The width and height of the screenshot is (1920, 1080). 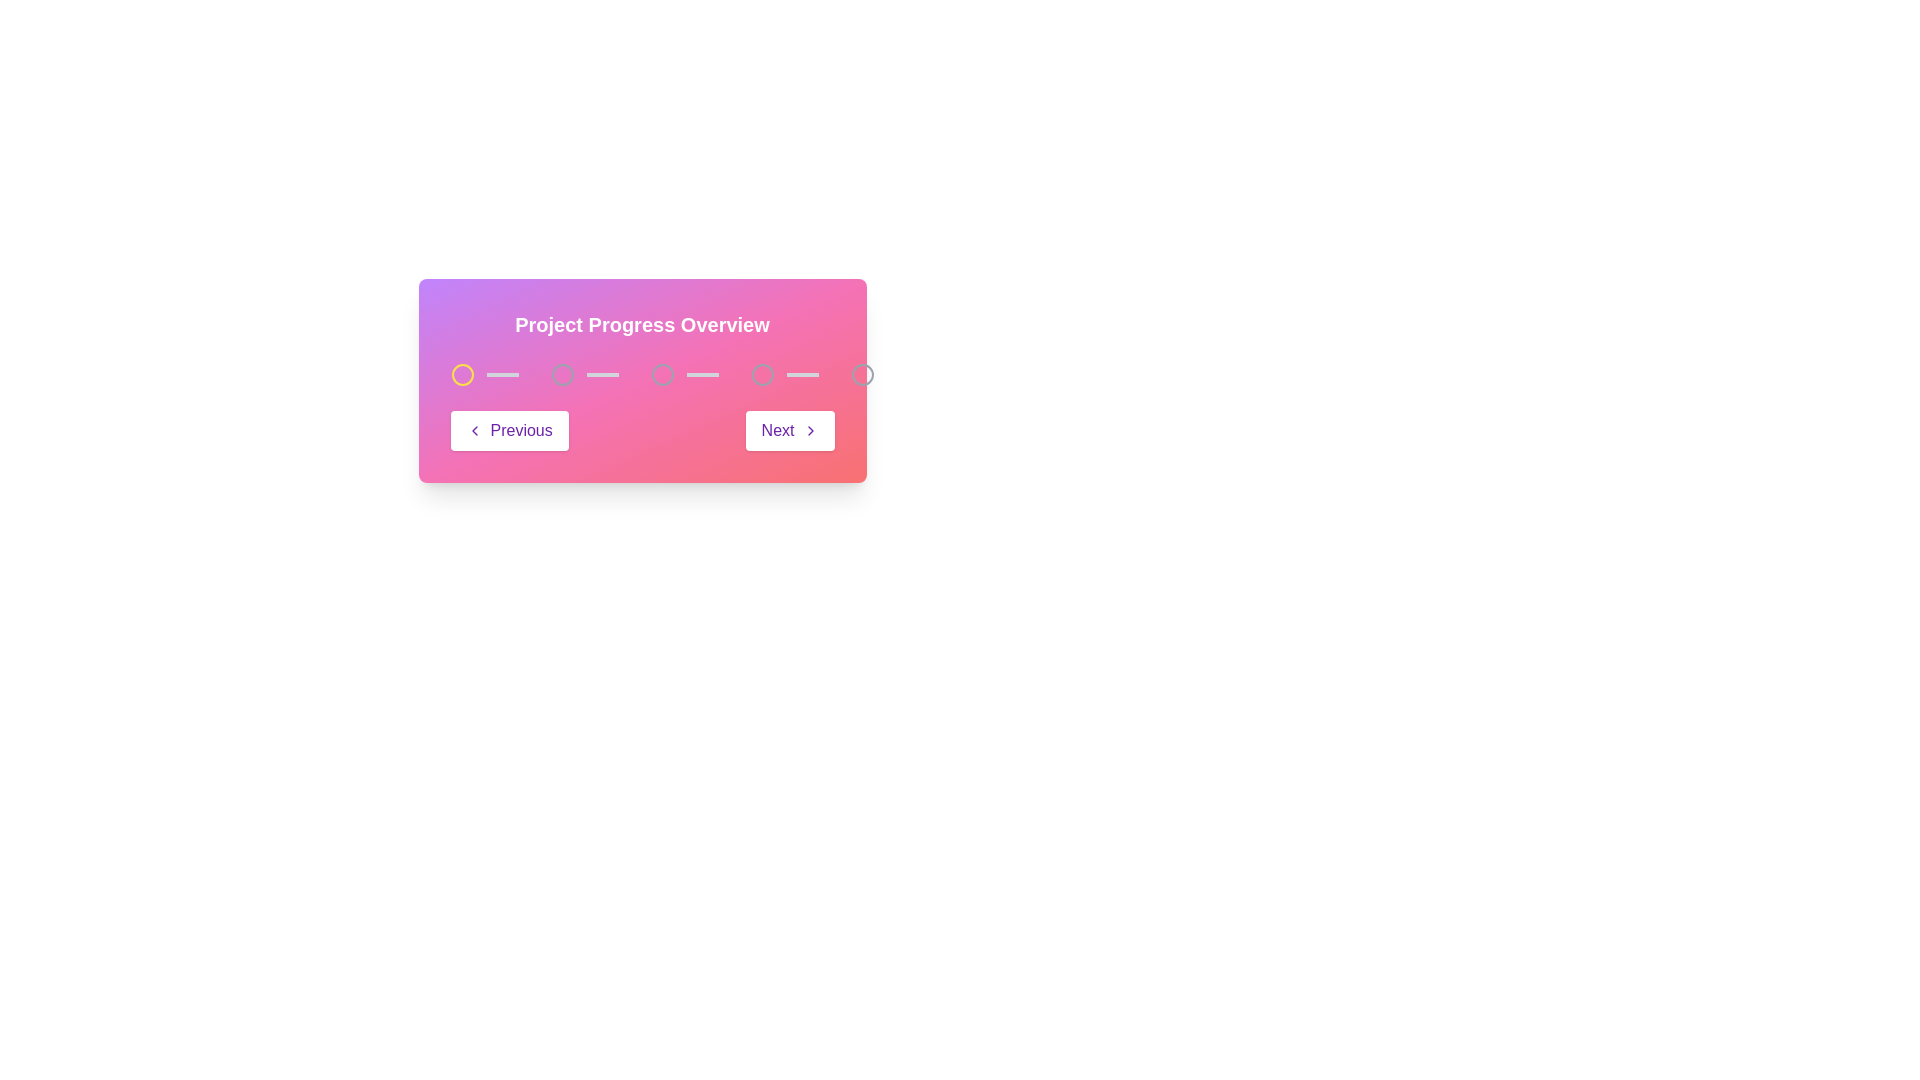 What do you see at coordinates (583, 374) in the screenshot?
I see `the second segment of the progress bar in the 'Project Progress Overview' section, which visually represents progress in a process` at bounding box center [583, 374].